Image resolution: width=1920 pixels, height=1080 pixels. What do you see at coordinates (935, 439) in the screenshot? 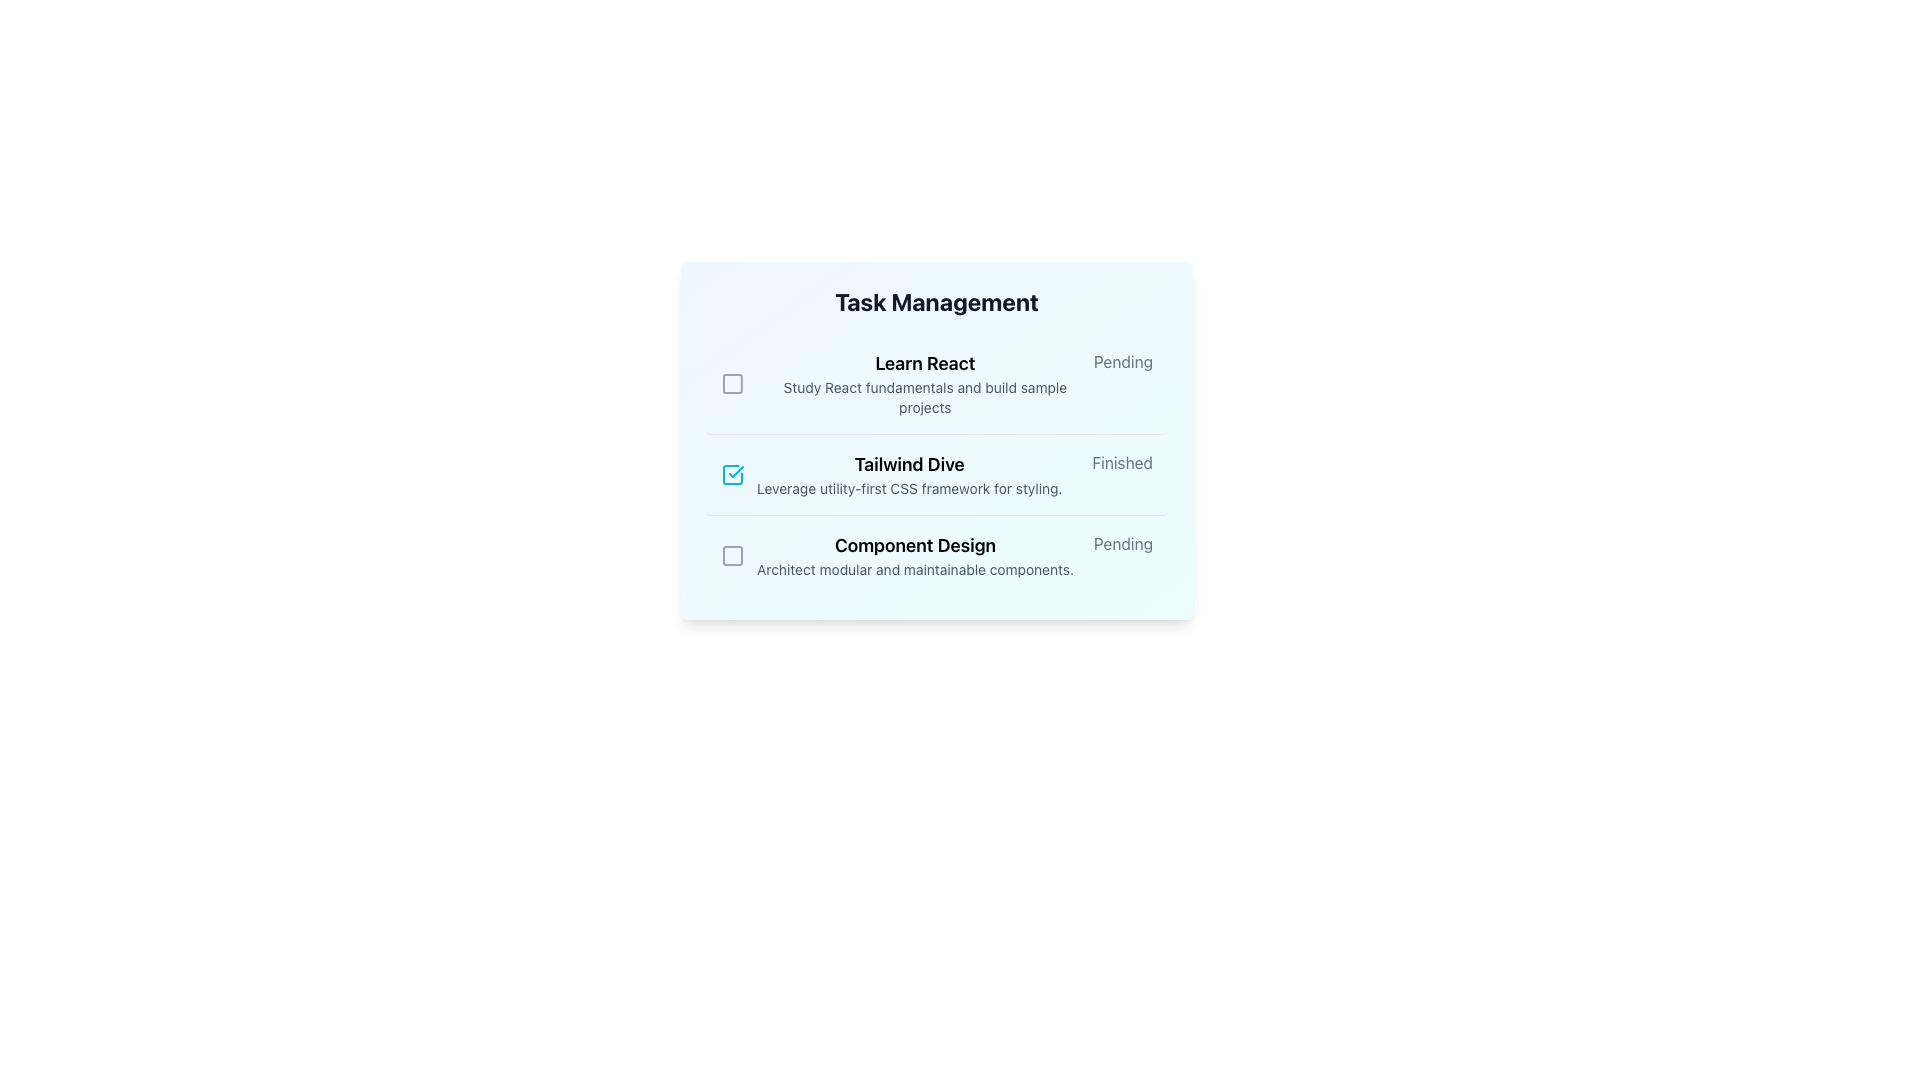
I see `the task list item, which has a gradient background and rounded corners` at bounding box center [935, 439].